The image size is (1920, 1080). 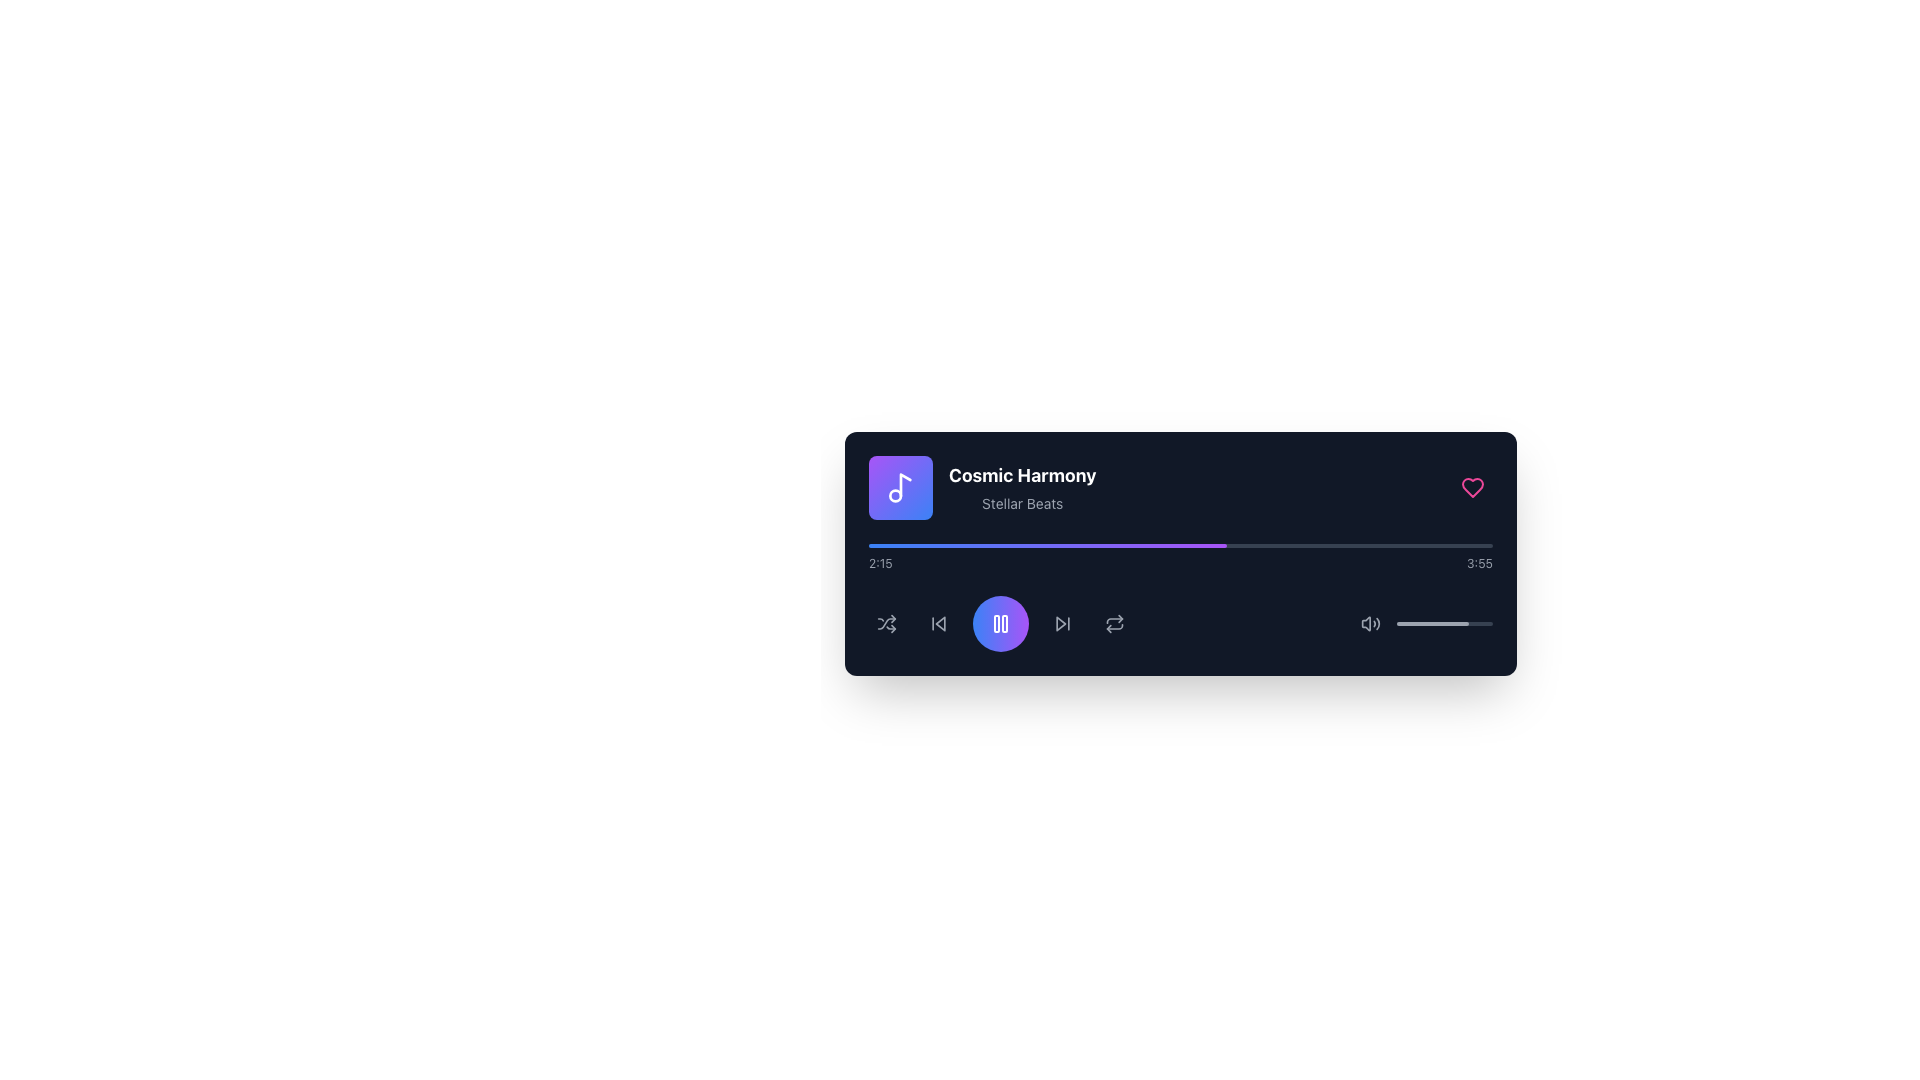 What do you see at coordinates (997, 623) in the screenshot?
I see `the left bar of the pause icon, which is a vertical rectangle located inside a circular button at the center of the media player interface` at bounding box center [997, 623].